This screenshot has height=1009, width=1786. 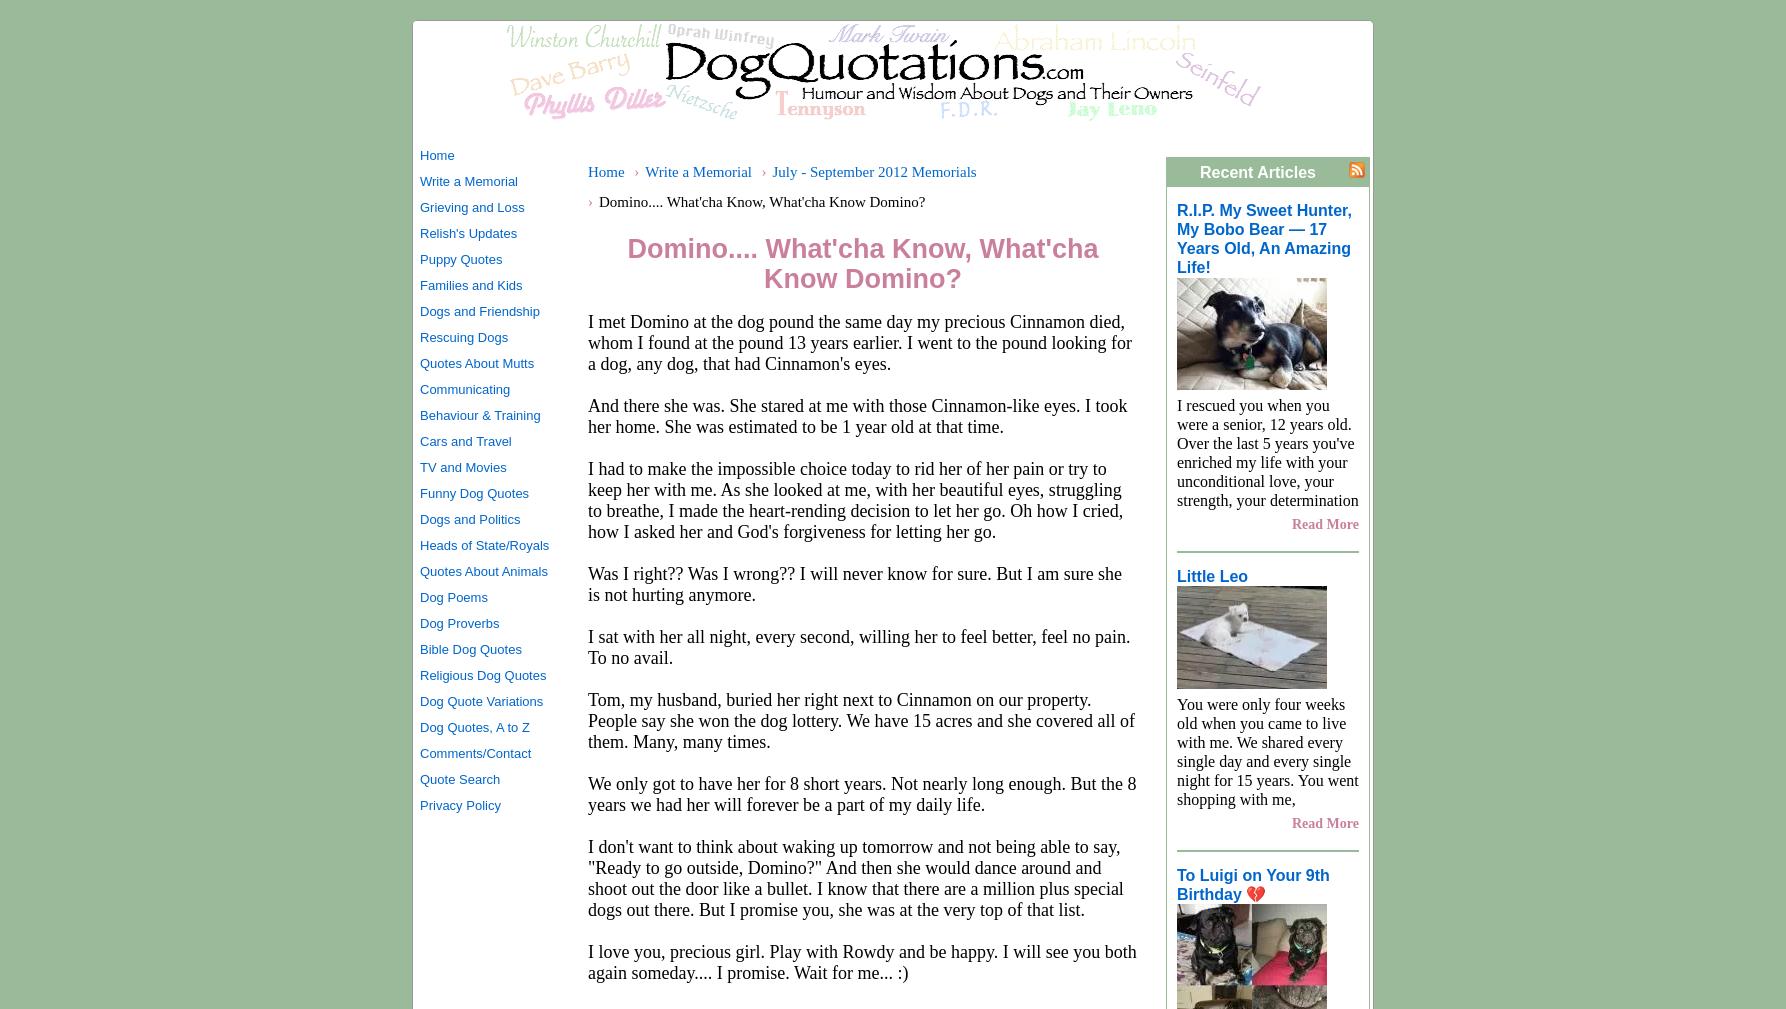 I want to click on 'Religious Dog Quotes', so click(x=481, y=675).